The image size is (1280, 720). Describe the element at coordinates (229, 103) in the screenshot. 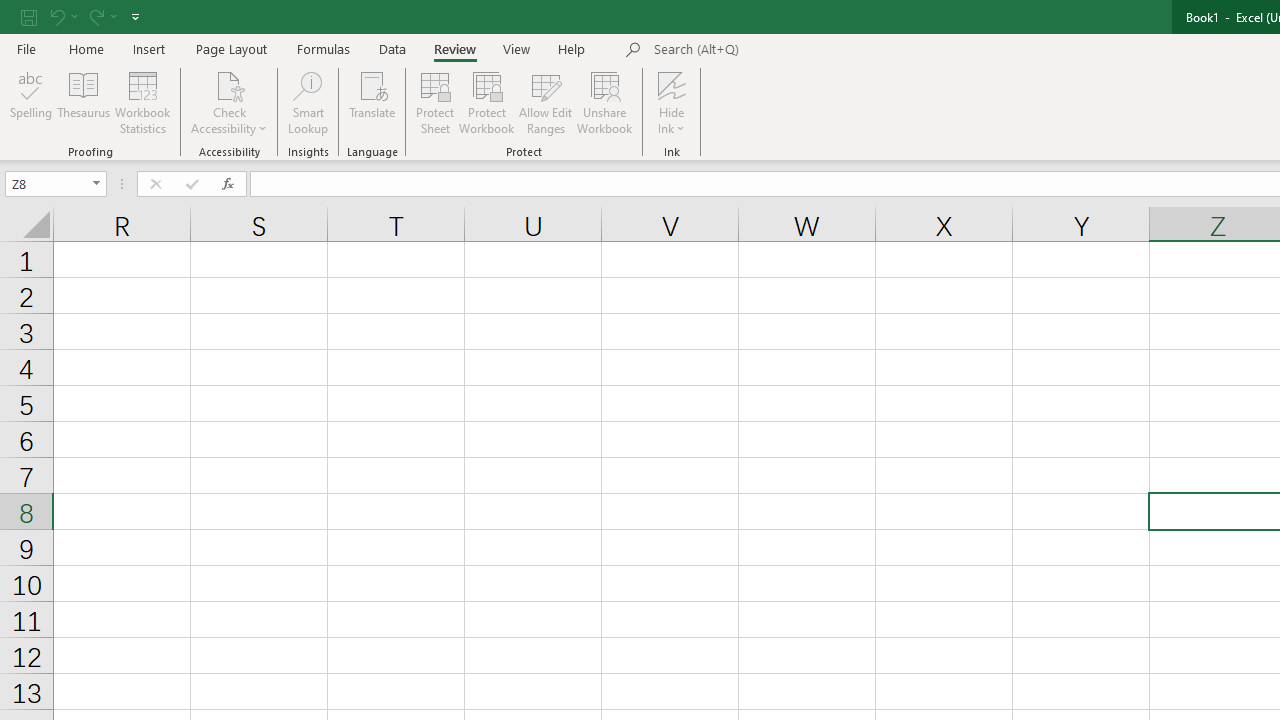

I see `'Check Accessibility'` at that location.